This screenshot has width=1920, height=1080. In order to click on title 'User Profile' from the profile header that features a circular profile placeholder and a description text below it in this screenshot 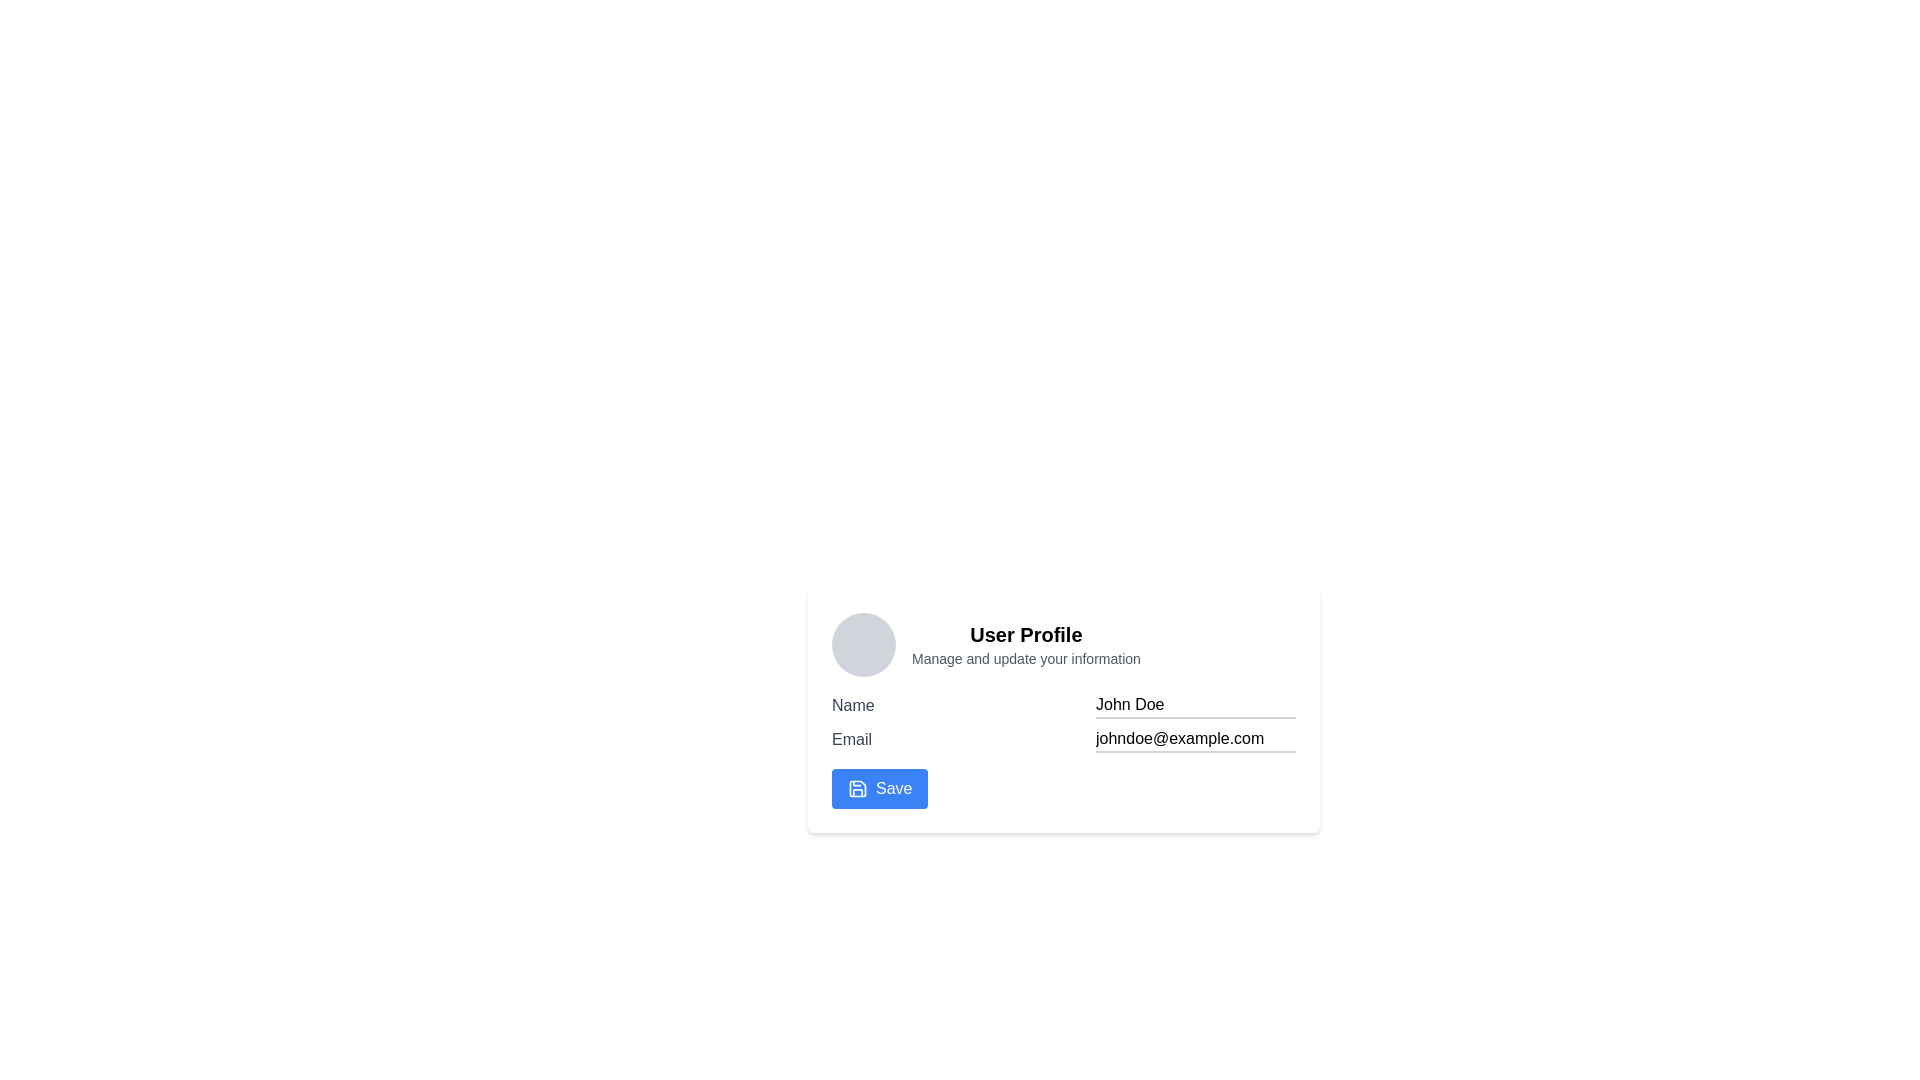, I will do `click(1063, 644)`.